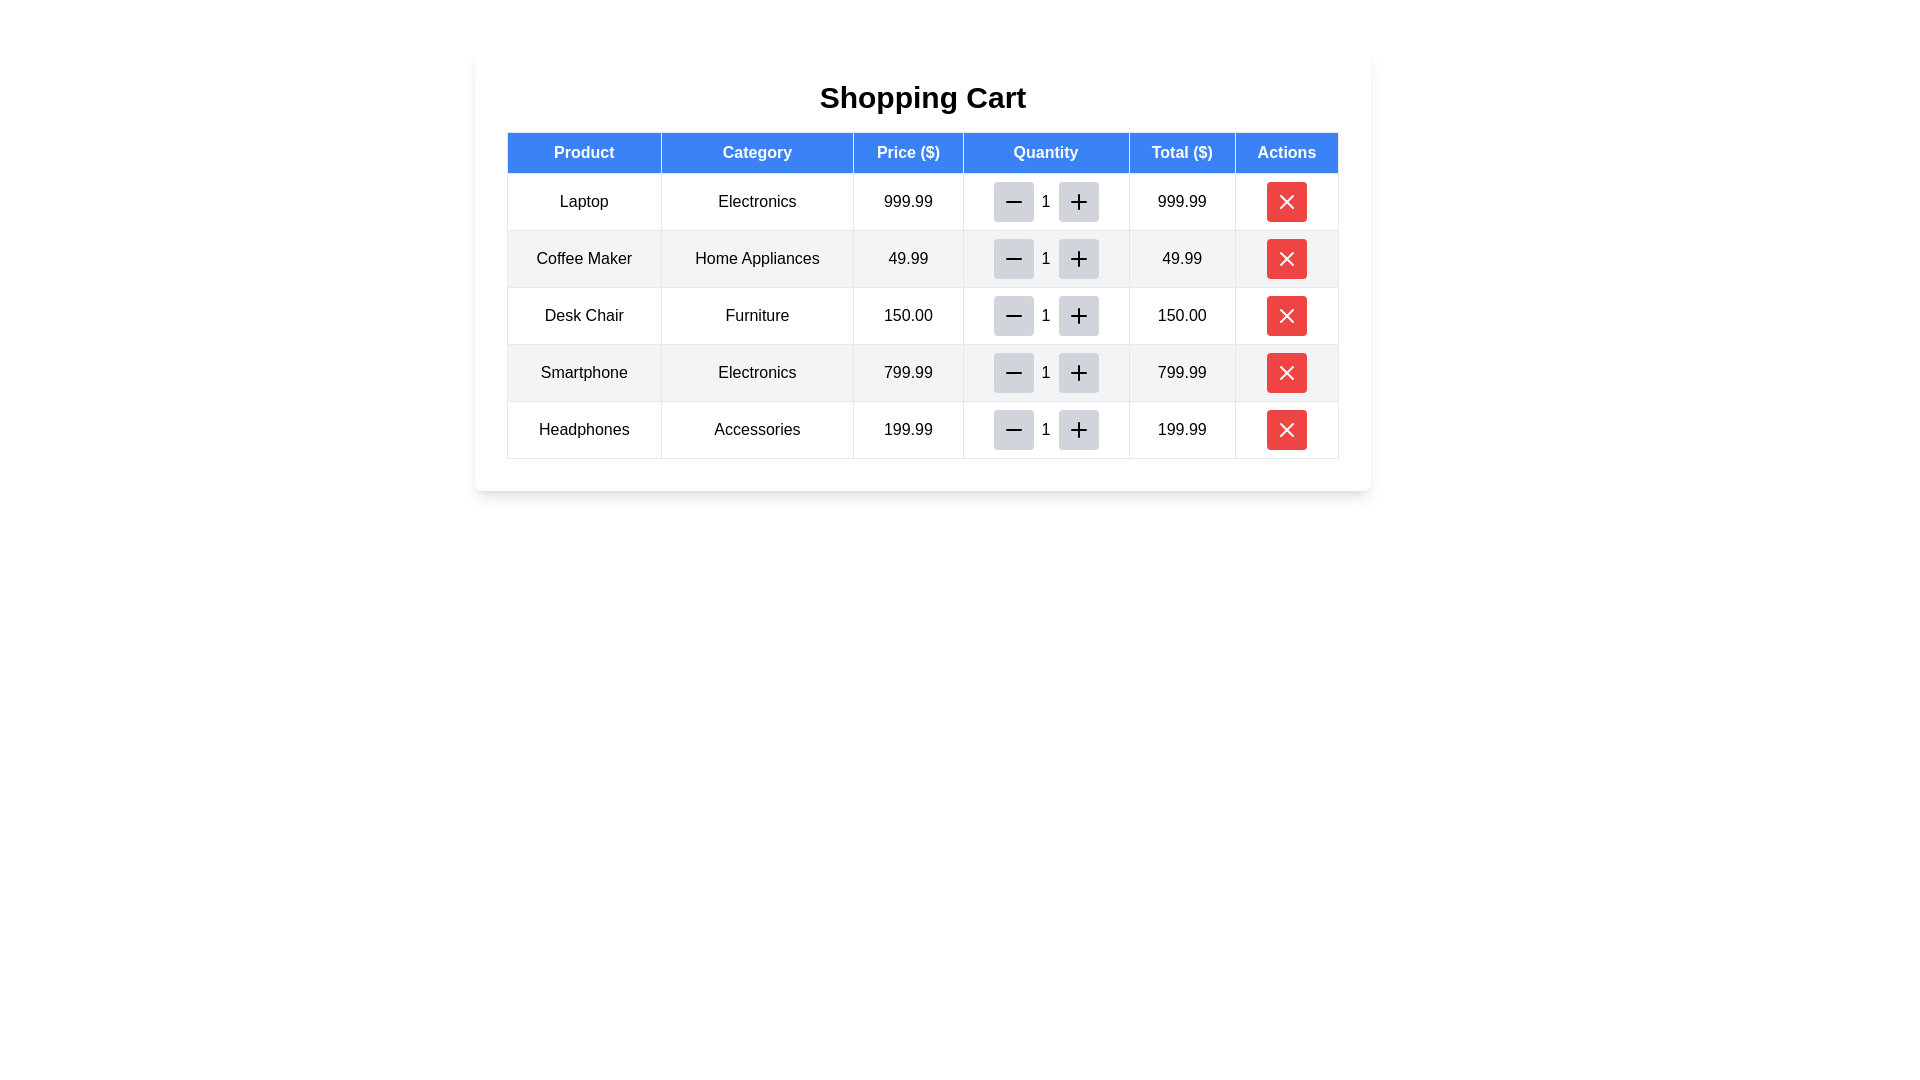 The width and height of the screenshot is (1920, 1080). I want to click on the Text label in the third row of the table under the 'Product' column that identifies the product as 'Smartphone', so click(583, 373).